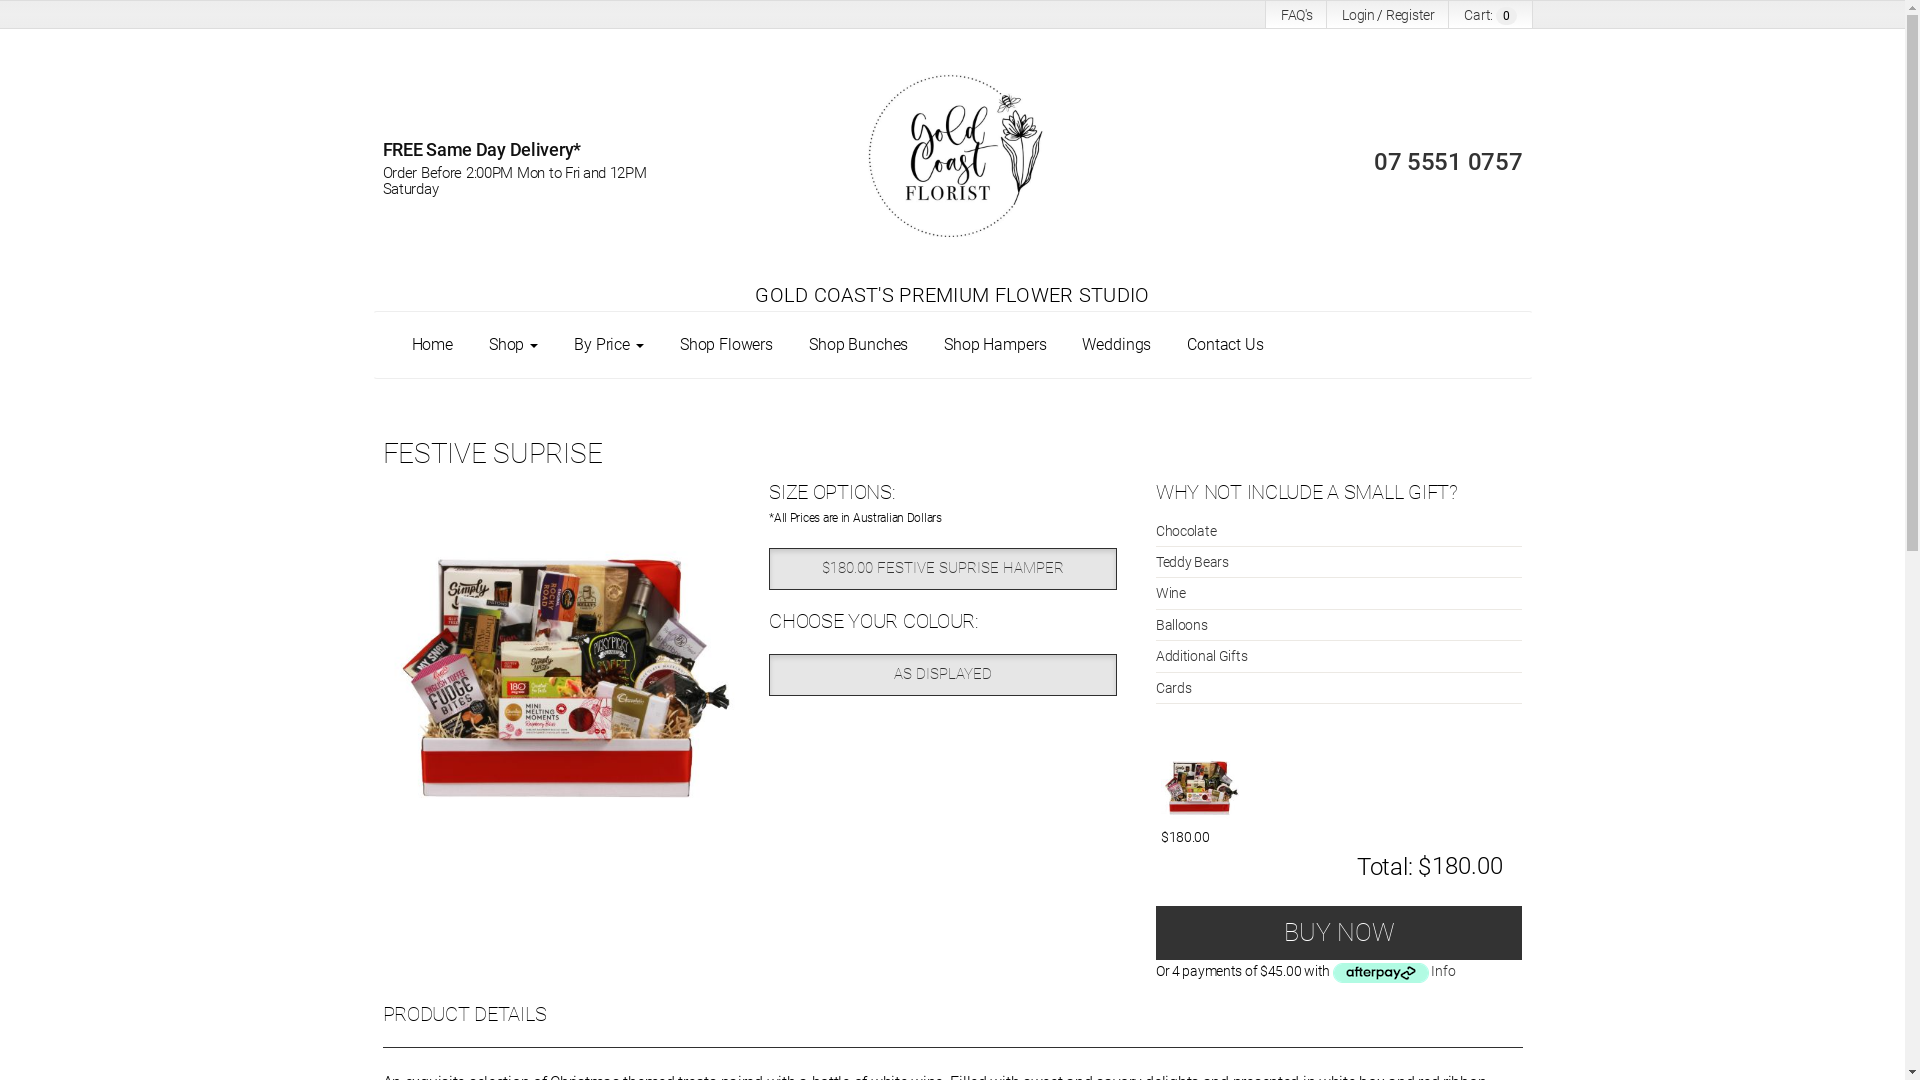  I want to click on 'Weddings', so click(1063, 343).